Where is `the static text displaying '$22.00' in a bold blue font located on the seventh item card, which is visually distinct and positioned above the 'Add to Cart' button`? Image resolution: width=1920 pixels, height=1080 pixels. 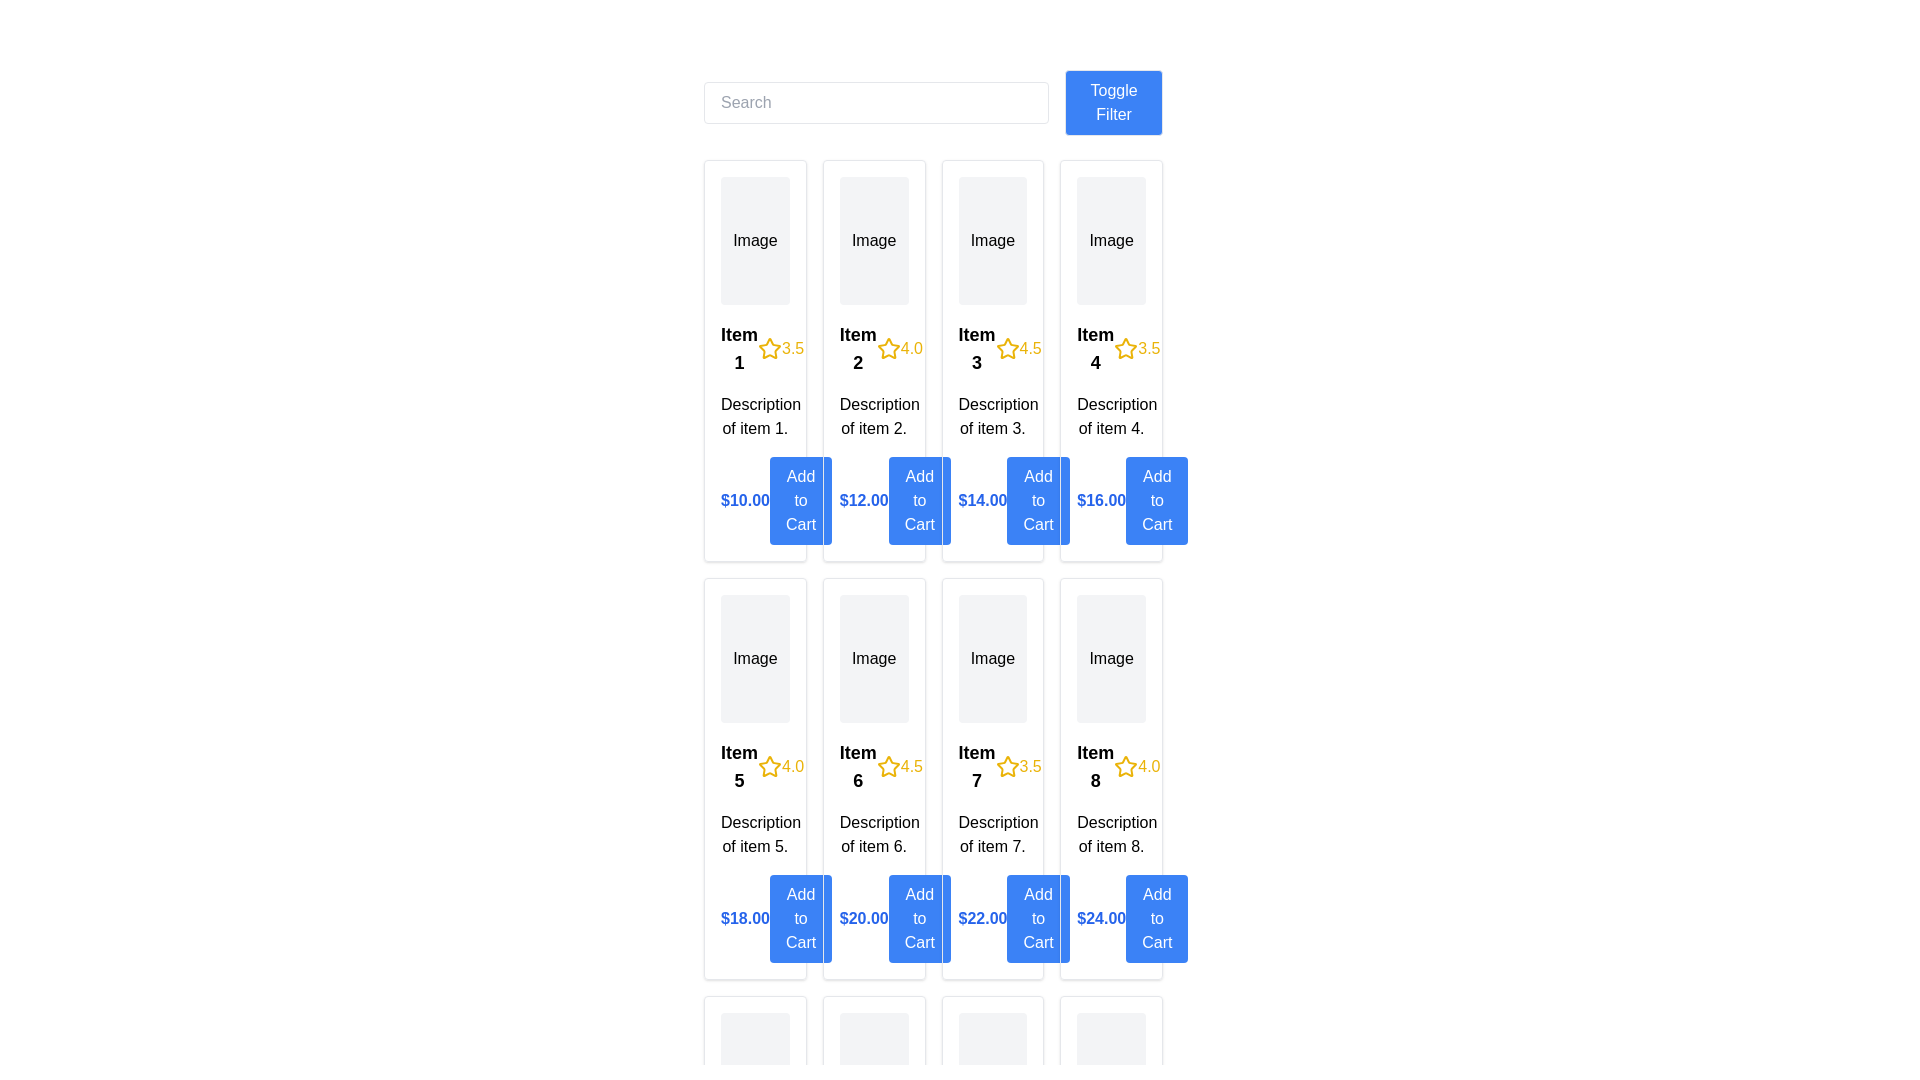
the static text displaying '$22.00' in a bold blue font located on the seventh item card, which is visually distinct and positioned above the 'Add to Cart' button is located at coordinates (983, 918).